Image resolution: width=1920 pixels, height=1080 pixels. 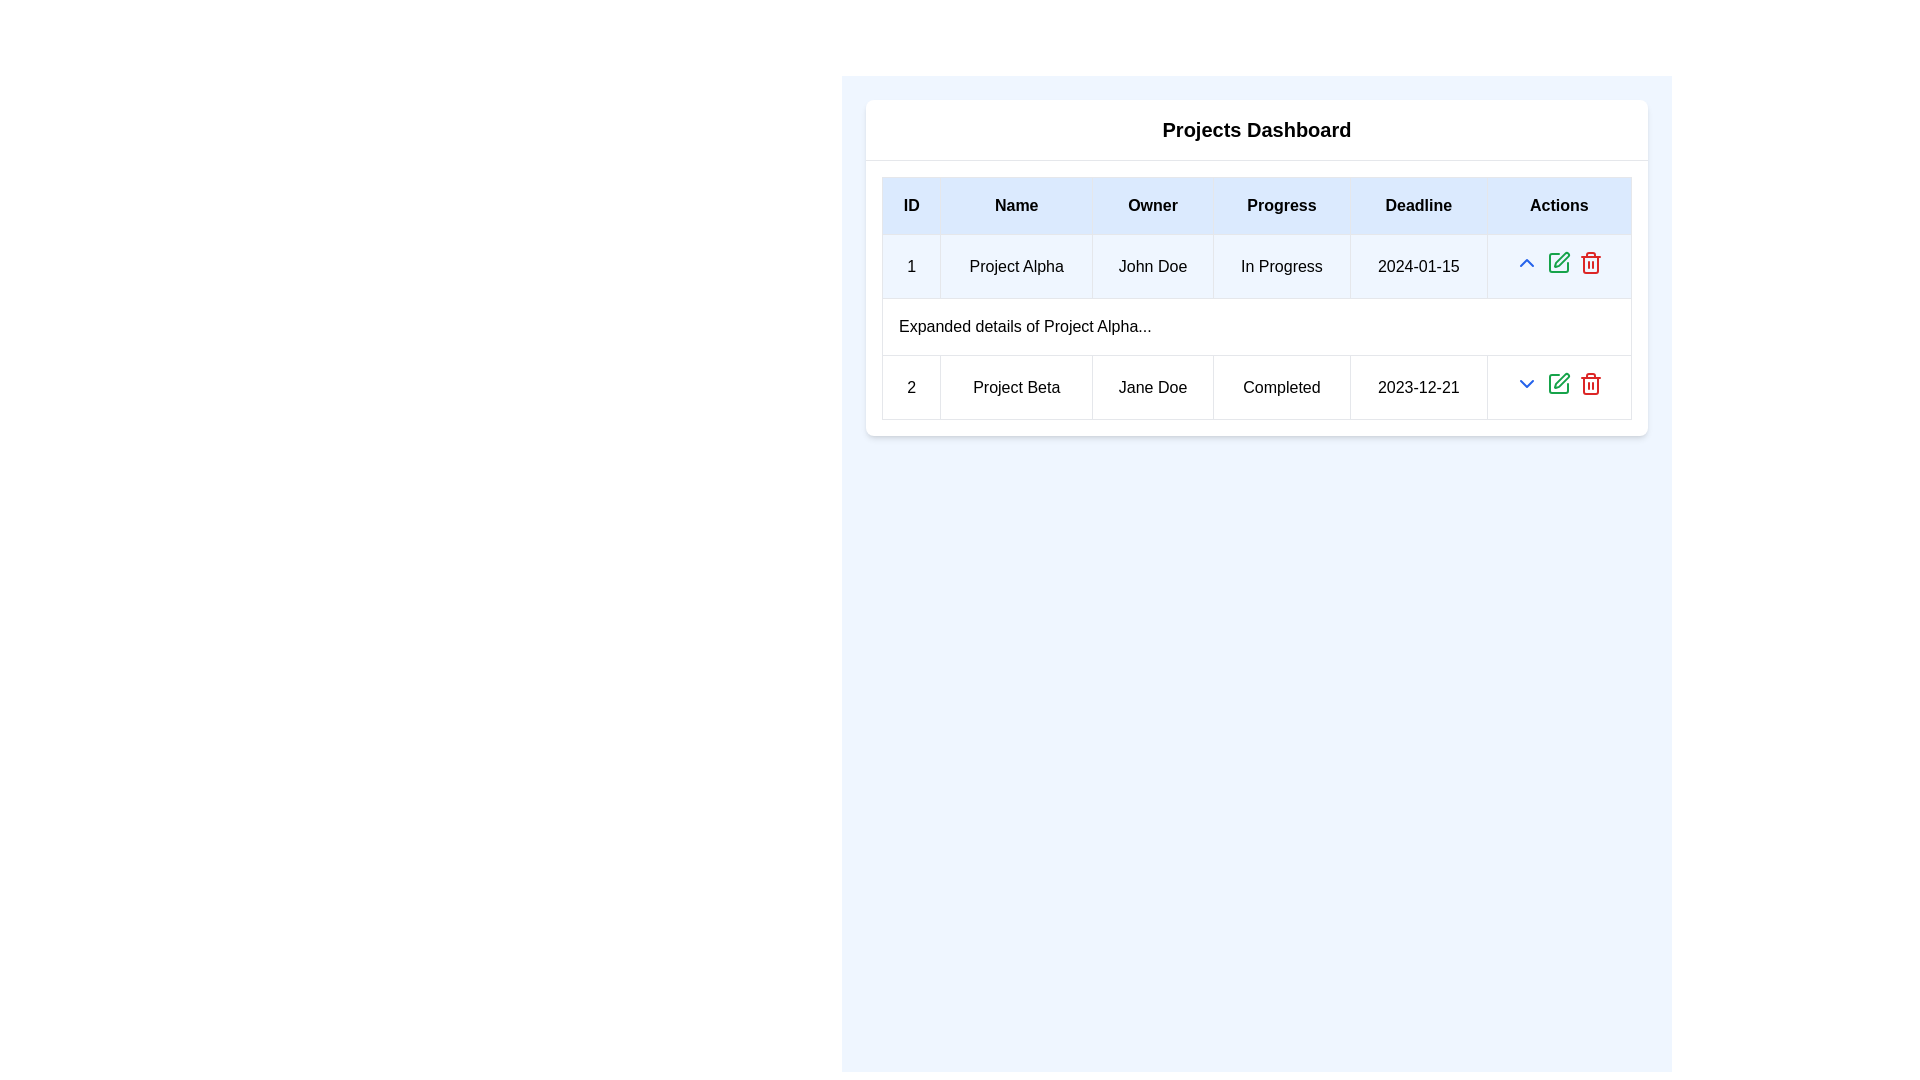 What do you see at coordinates (1256, 205) in the screenshot?
I see `the table header row that organizes the data into categories such as ID, Name, Owner, Progress, Deadline, and Actions by moving the cursor to the center of this element` at bounding box center [1256, 205].